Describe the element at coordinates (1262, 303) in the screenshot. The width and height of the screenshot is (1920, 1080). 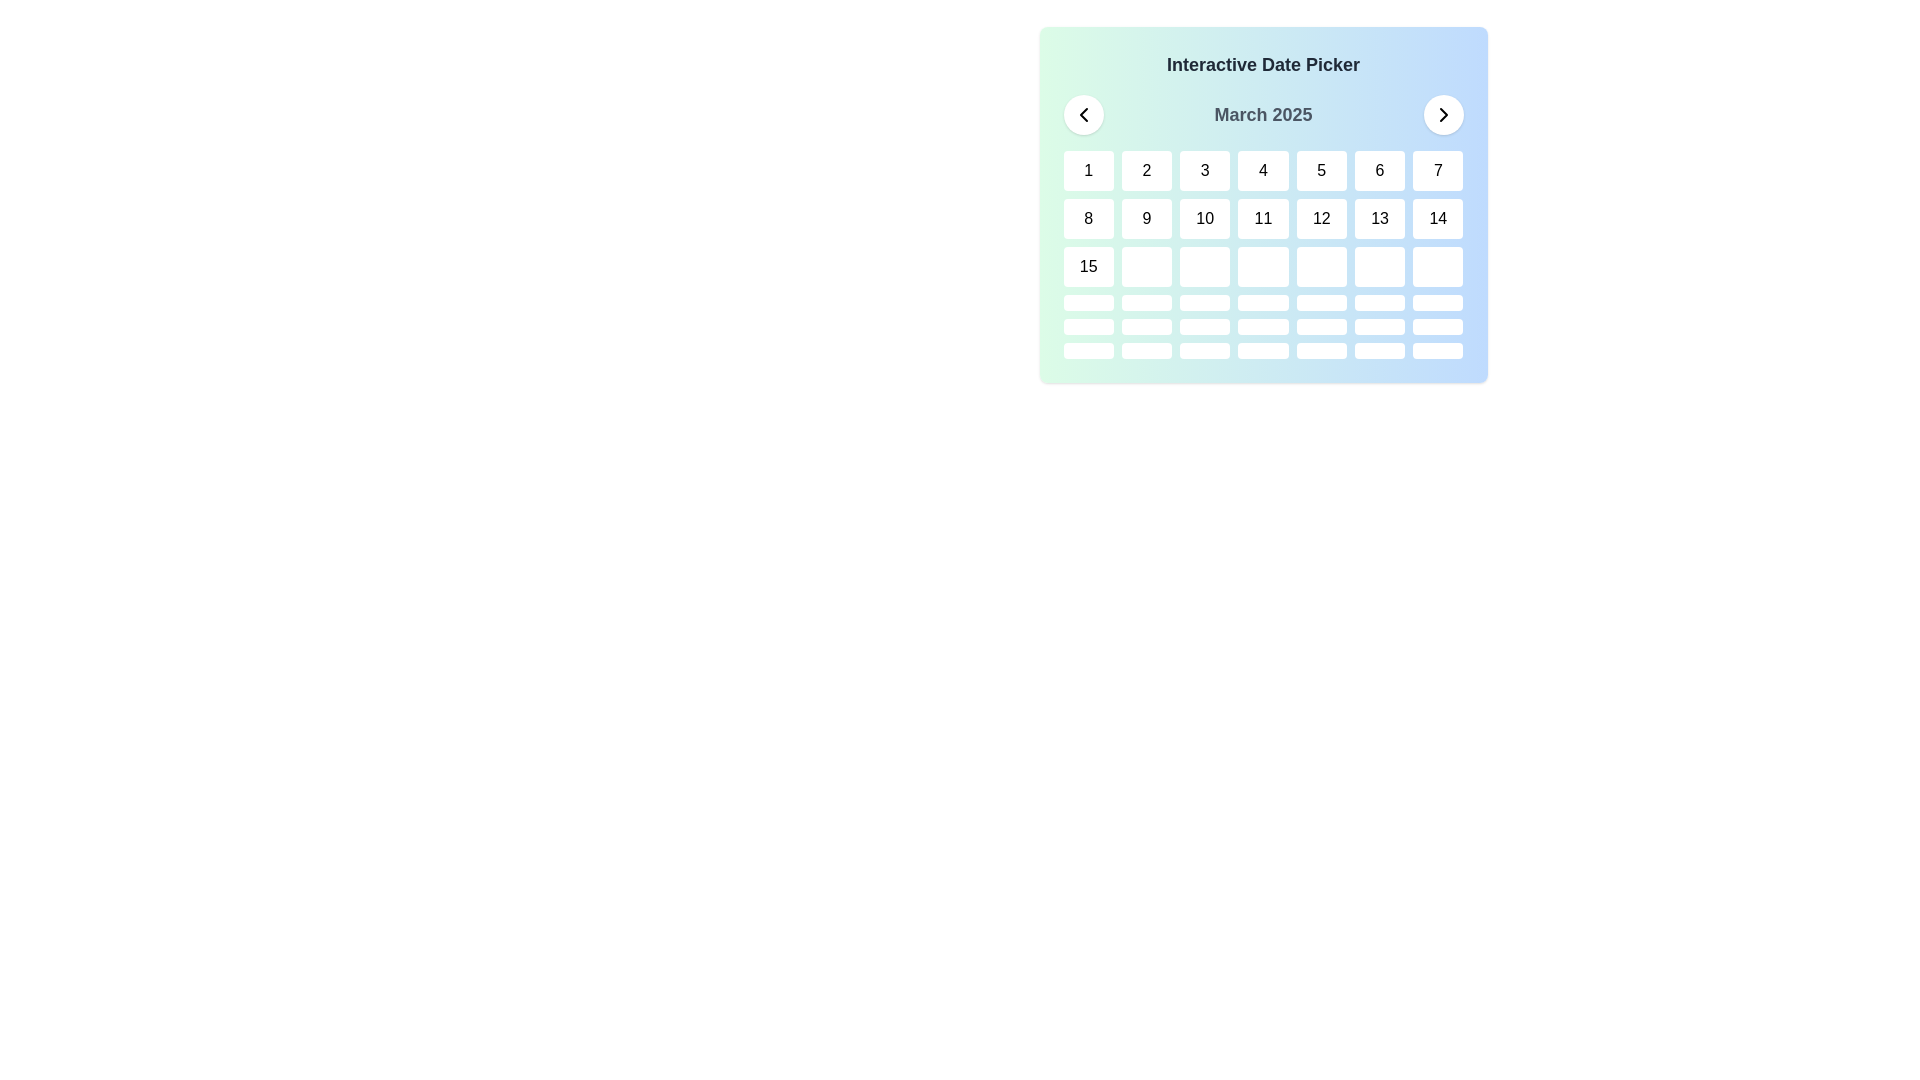
I see `the small, rounded rectangular button with a white background located in the 4th box of the 4th row in the calendar interface for March 2025` at that location.